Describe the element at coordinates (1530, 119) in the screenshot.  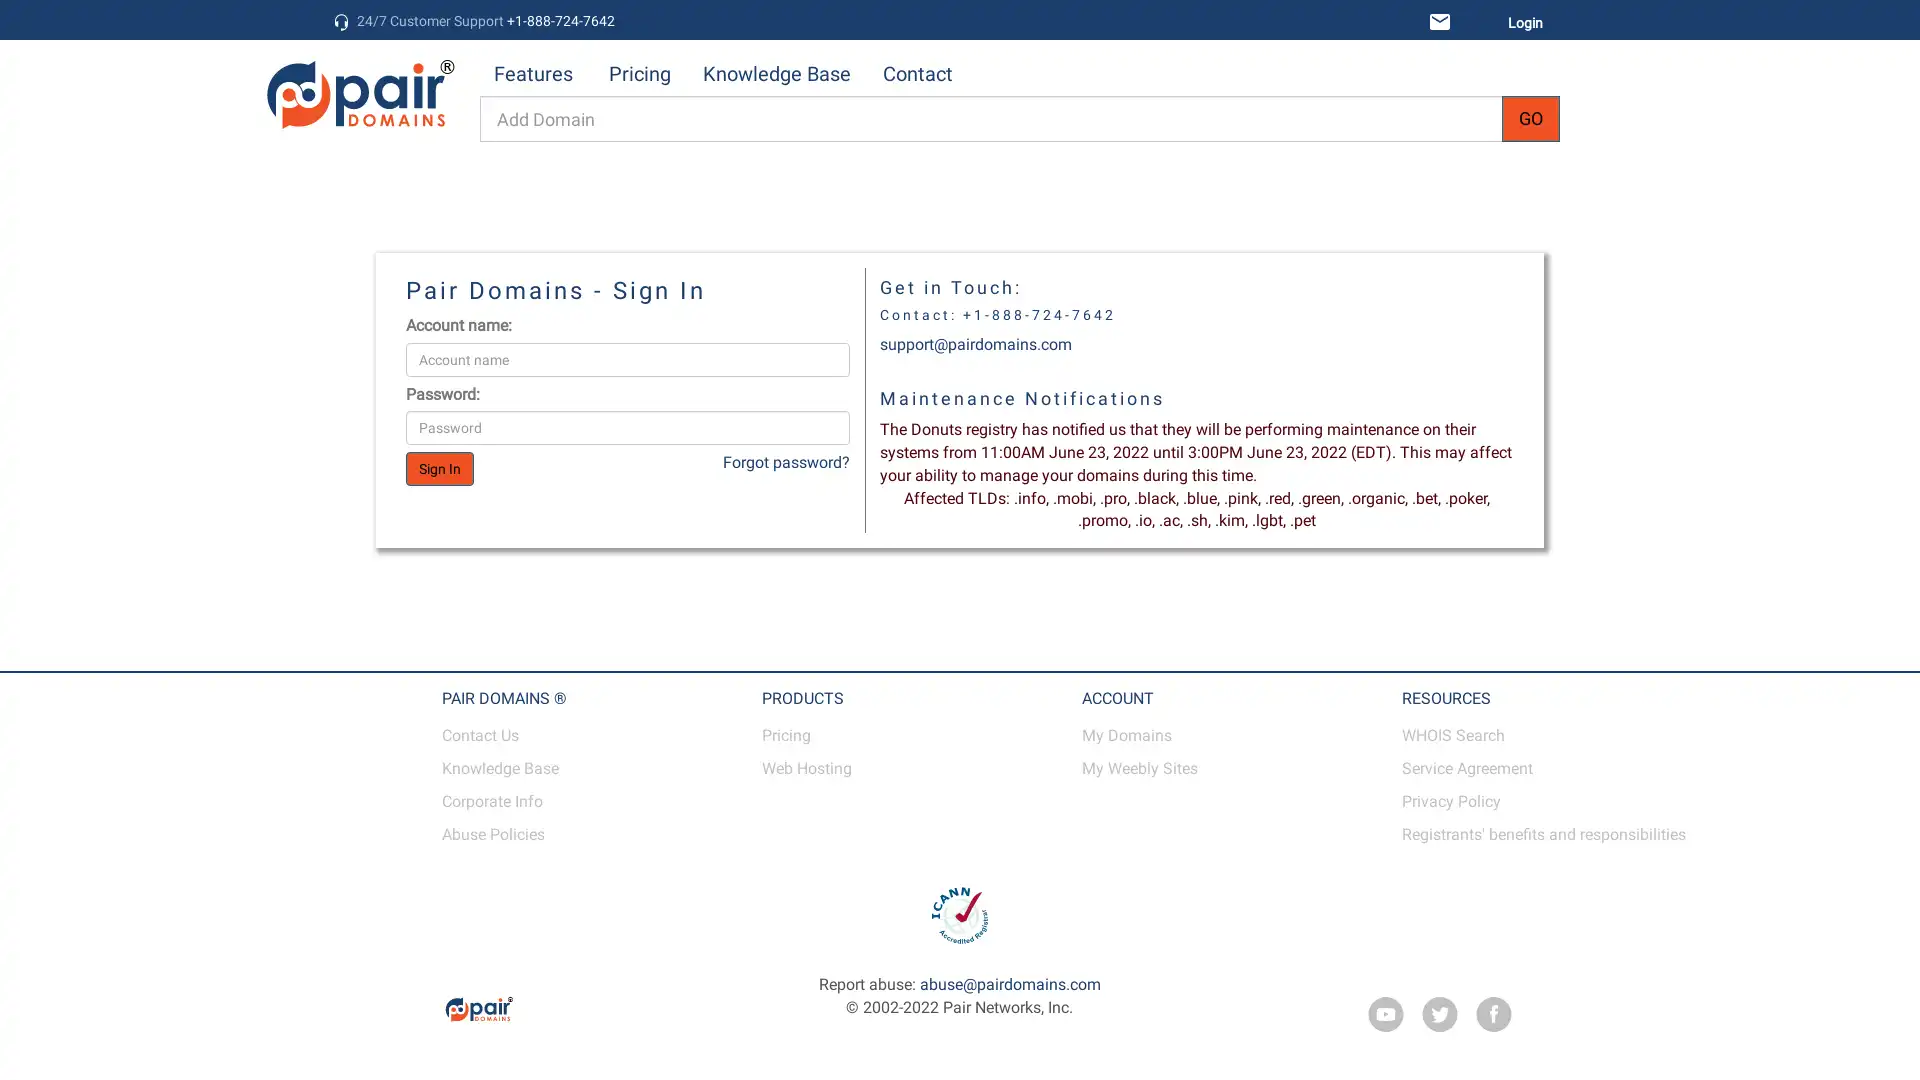
I see `GO` at that location.